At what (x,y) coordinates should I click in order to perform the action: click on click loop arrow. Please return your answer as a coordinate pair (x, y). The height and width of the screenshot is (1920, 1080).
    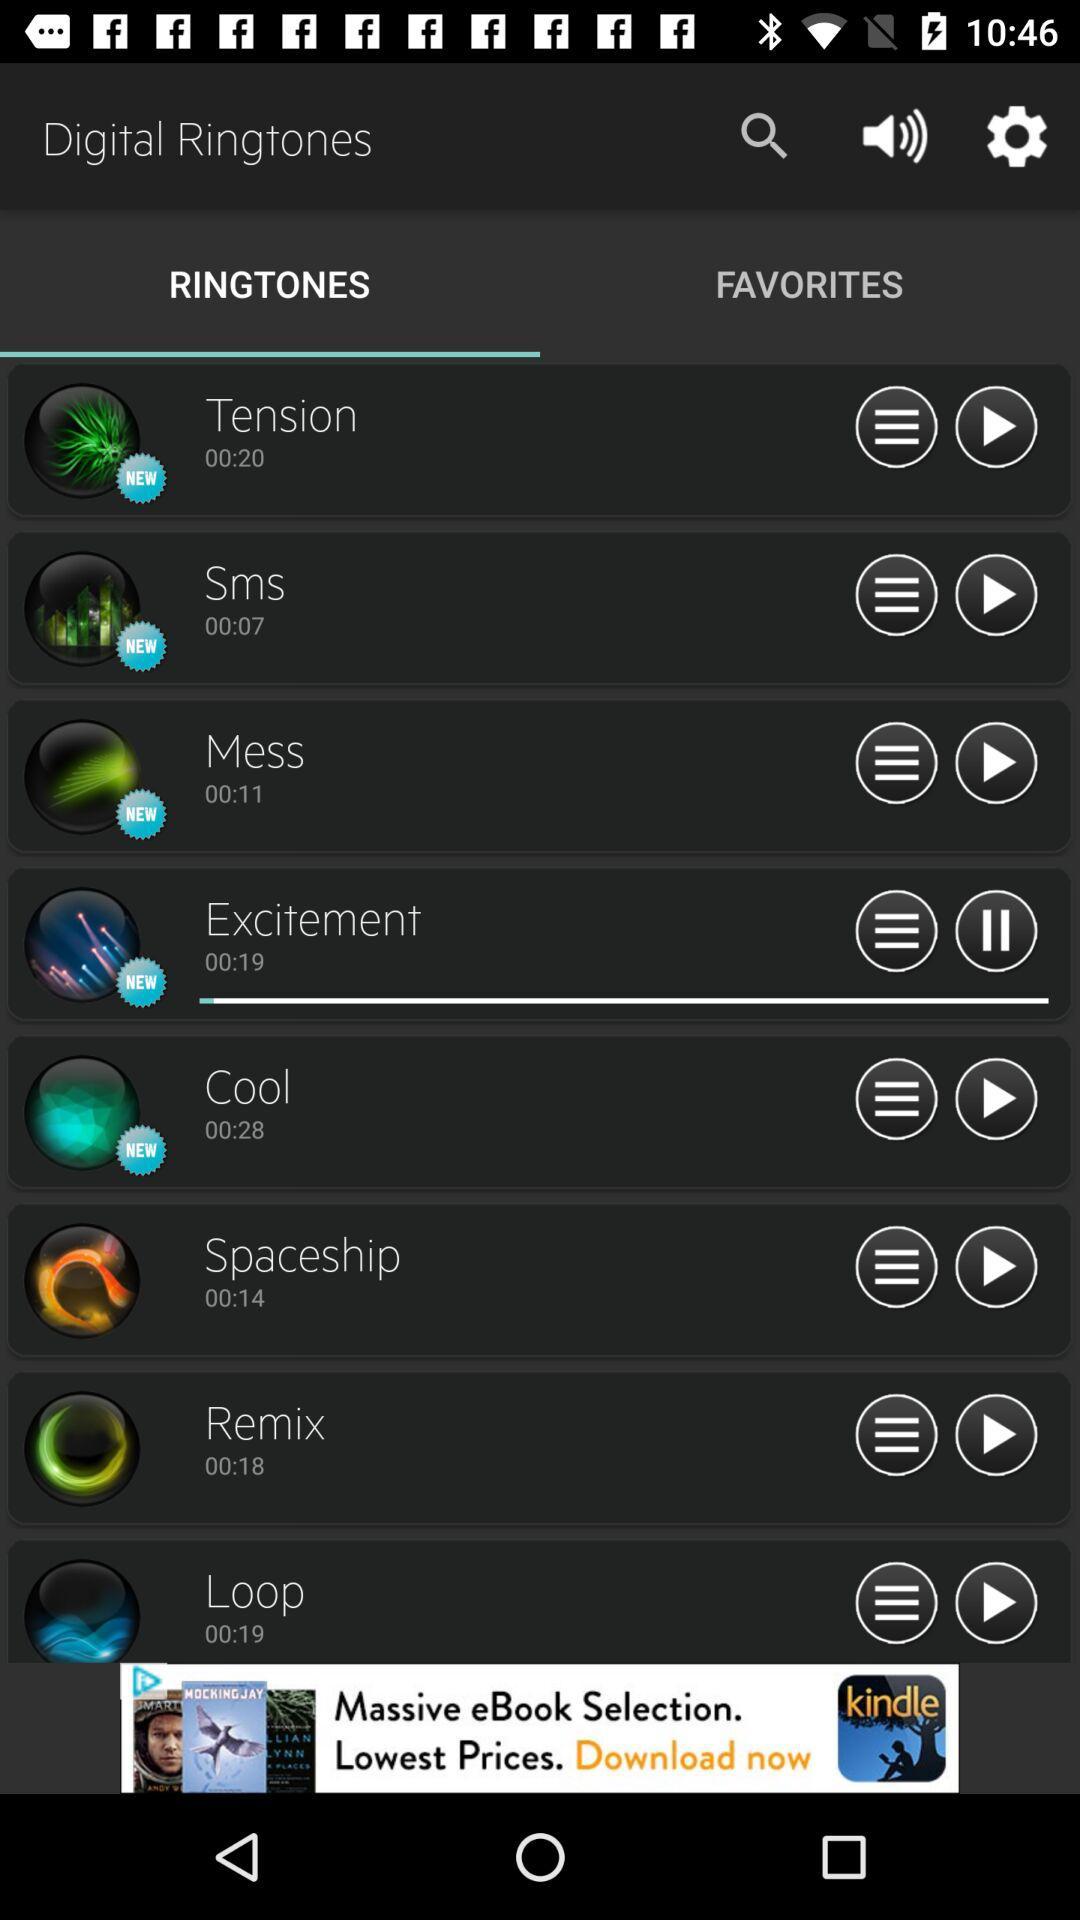
    Looking at the image, I should click on (995, 1604).